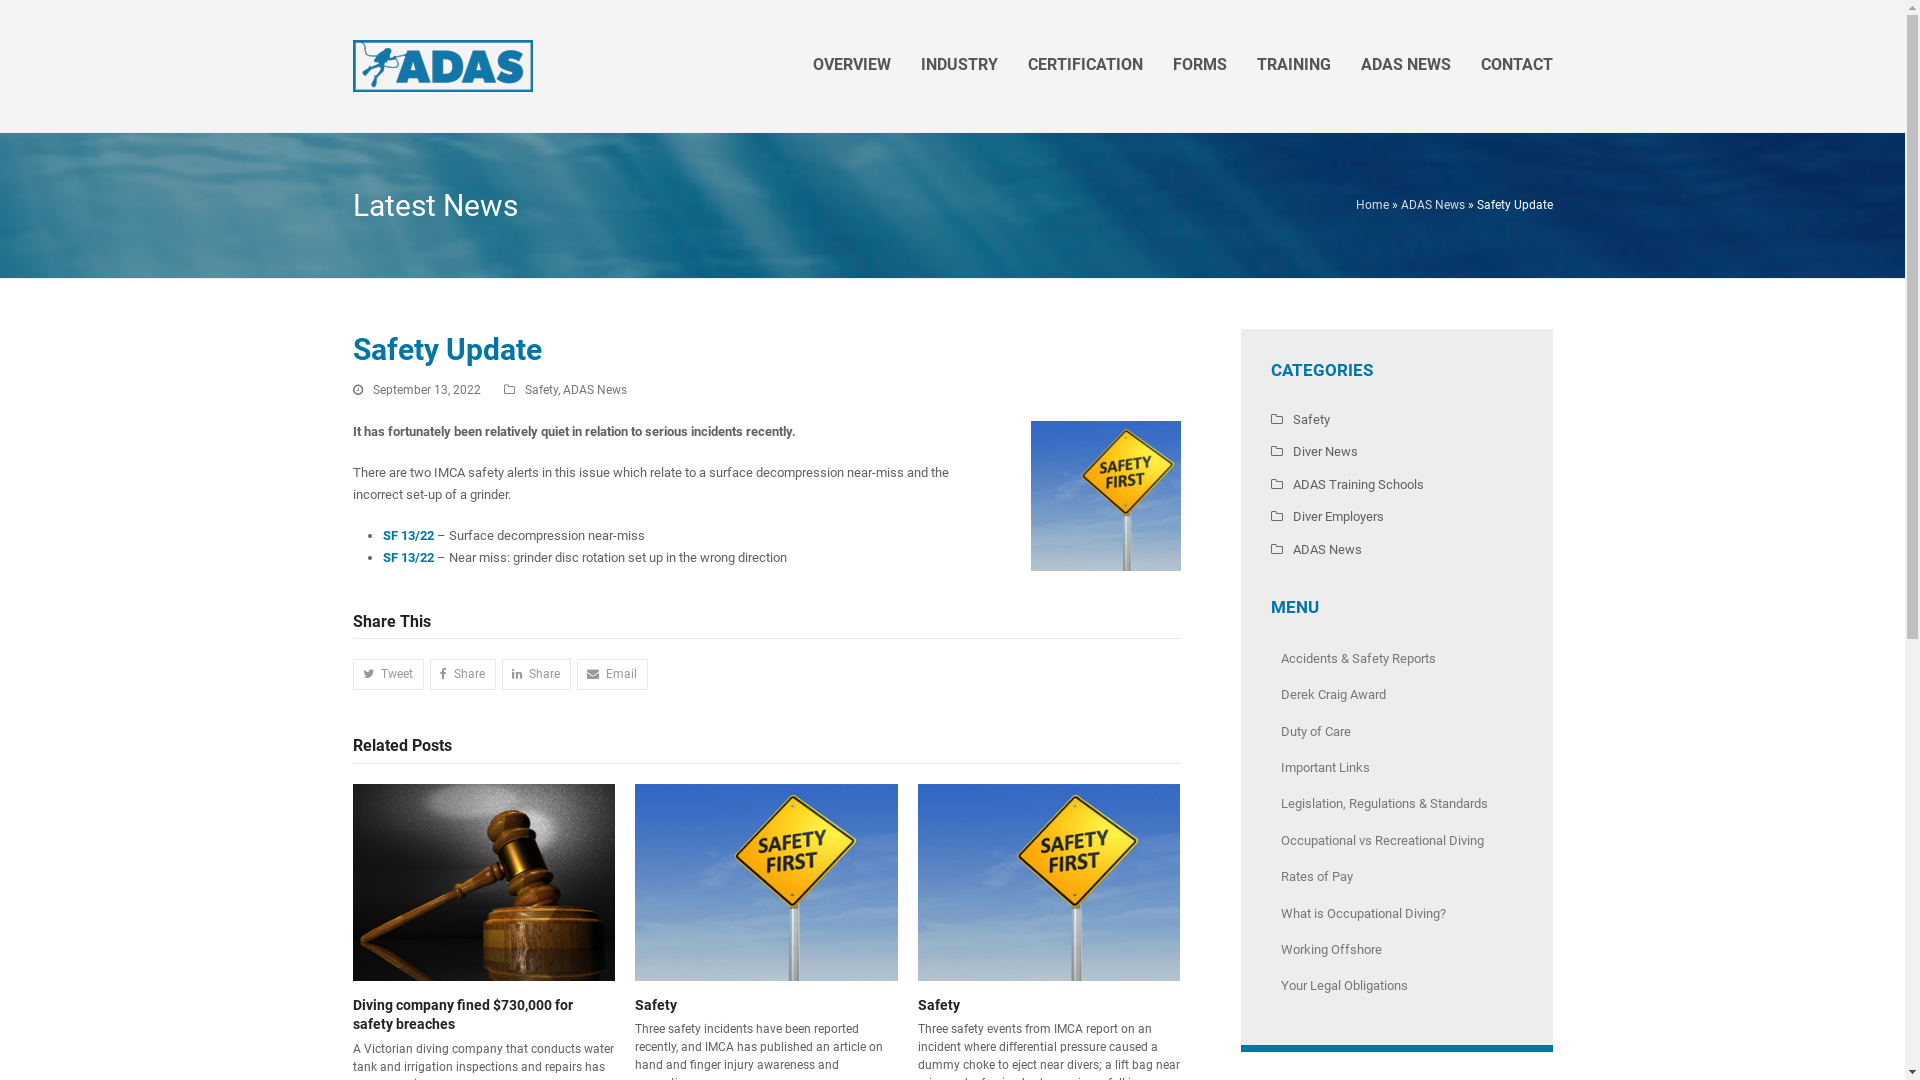  I want to click on 'Safety', so click(540, 389).